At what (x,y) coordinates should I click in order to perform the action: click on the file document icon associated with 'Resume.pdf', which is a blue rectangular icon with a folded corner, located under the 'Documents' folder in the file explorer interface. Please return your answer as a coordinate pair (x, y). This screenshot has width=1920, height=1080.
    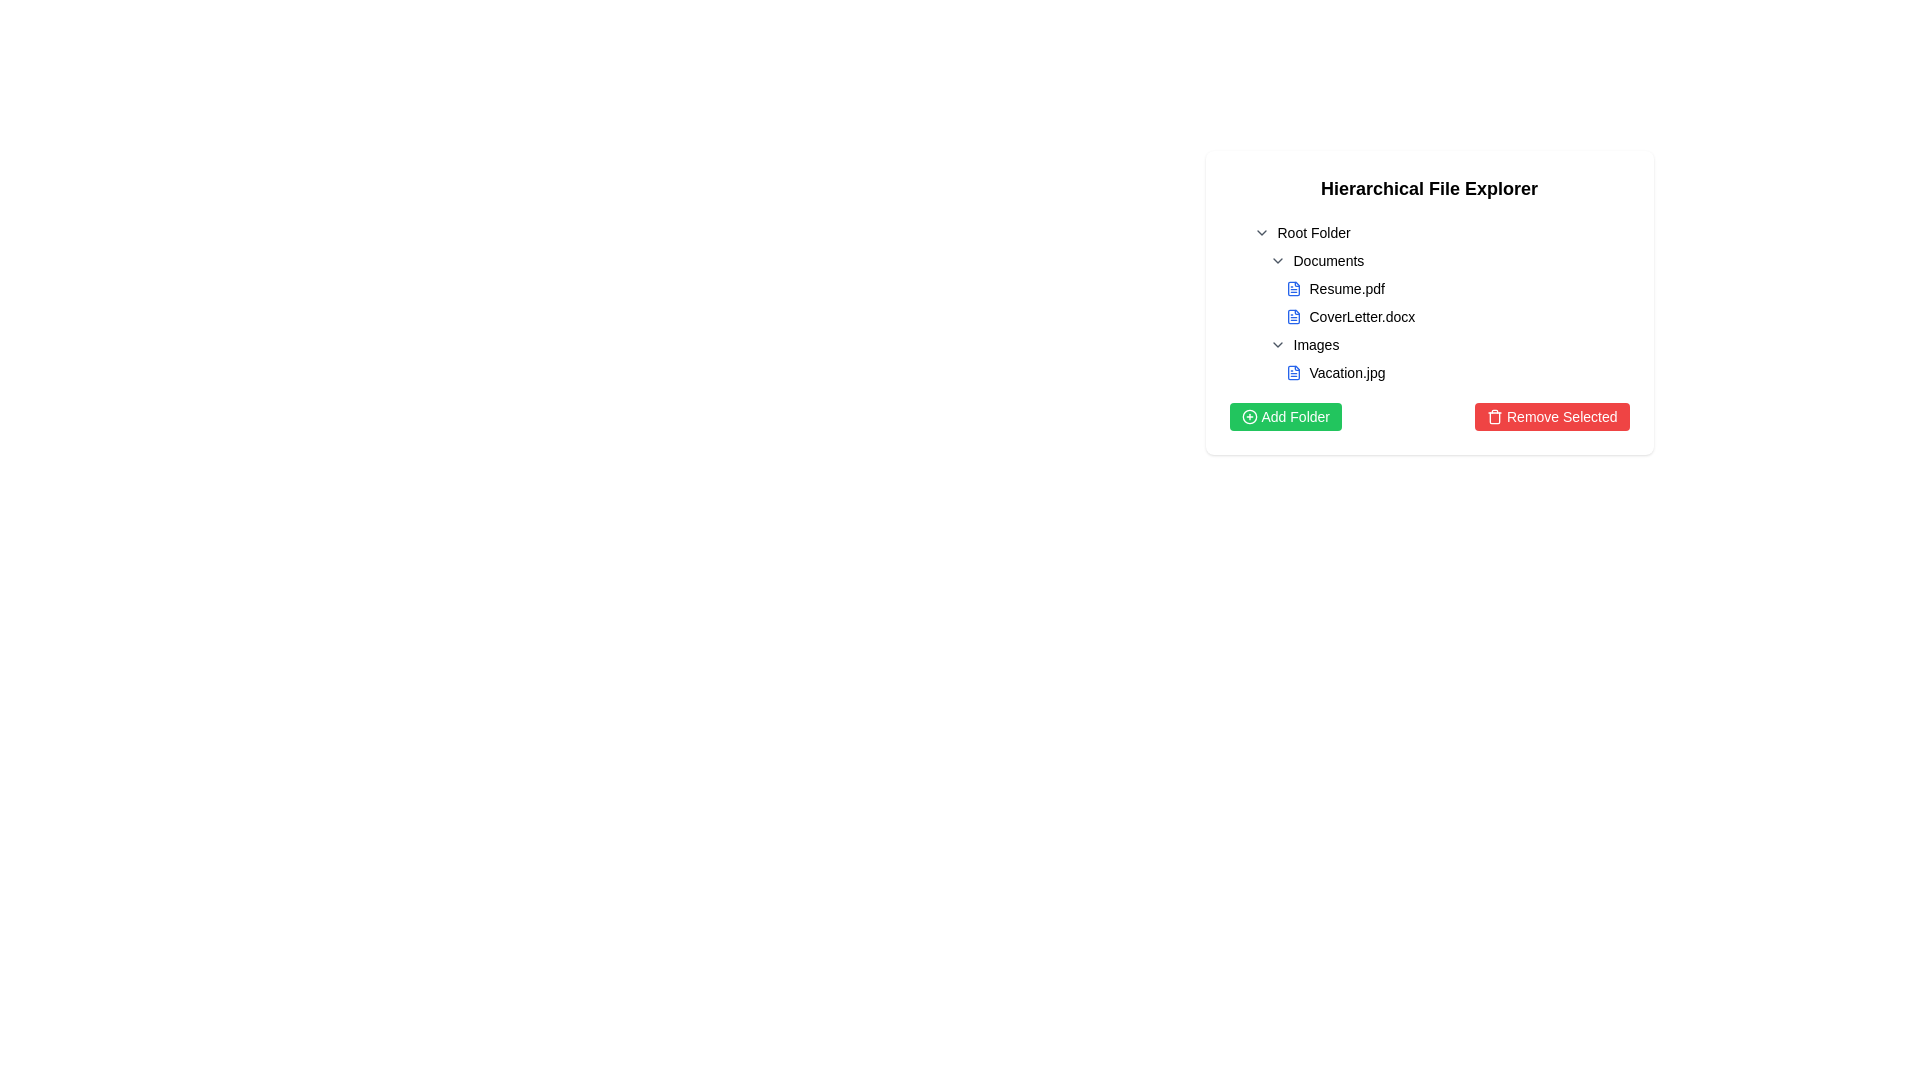
    Looking at the image, I should click on (1293, 289).